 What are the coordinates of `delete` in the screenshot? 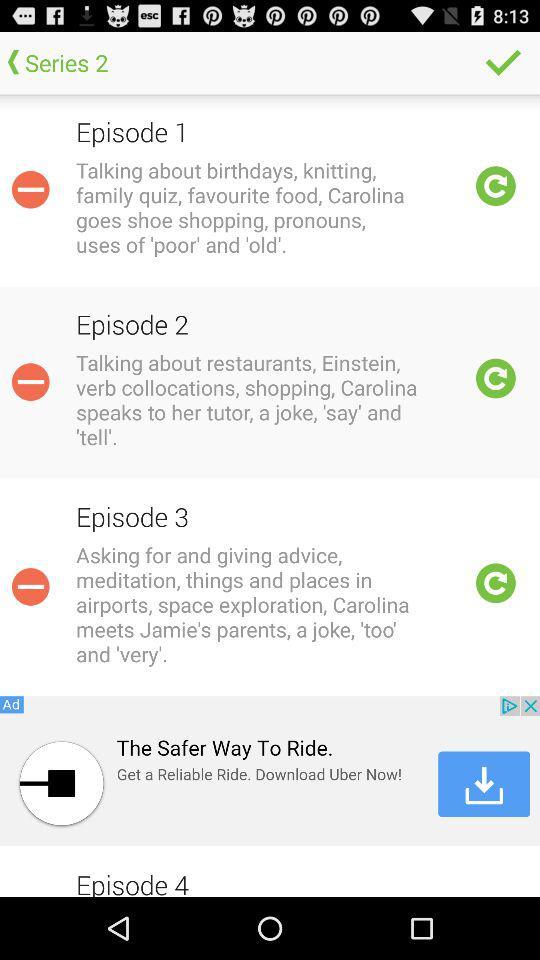 It's located at (29, 381).